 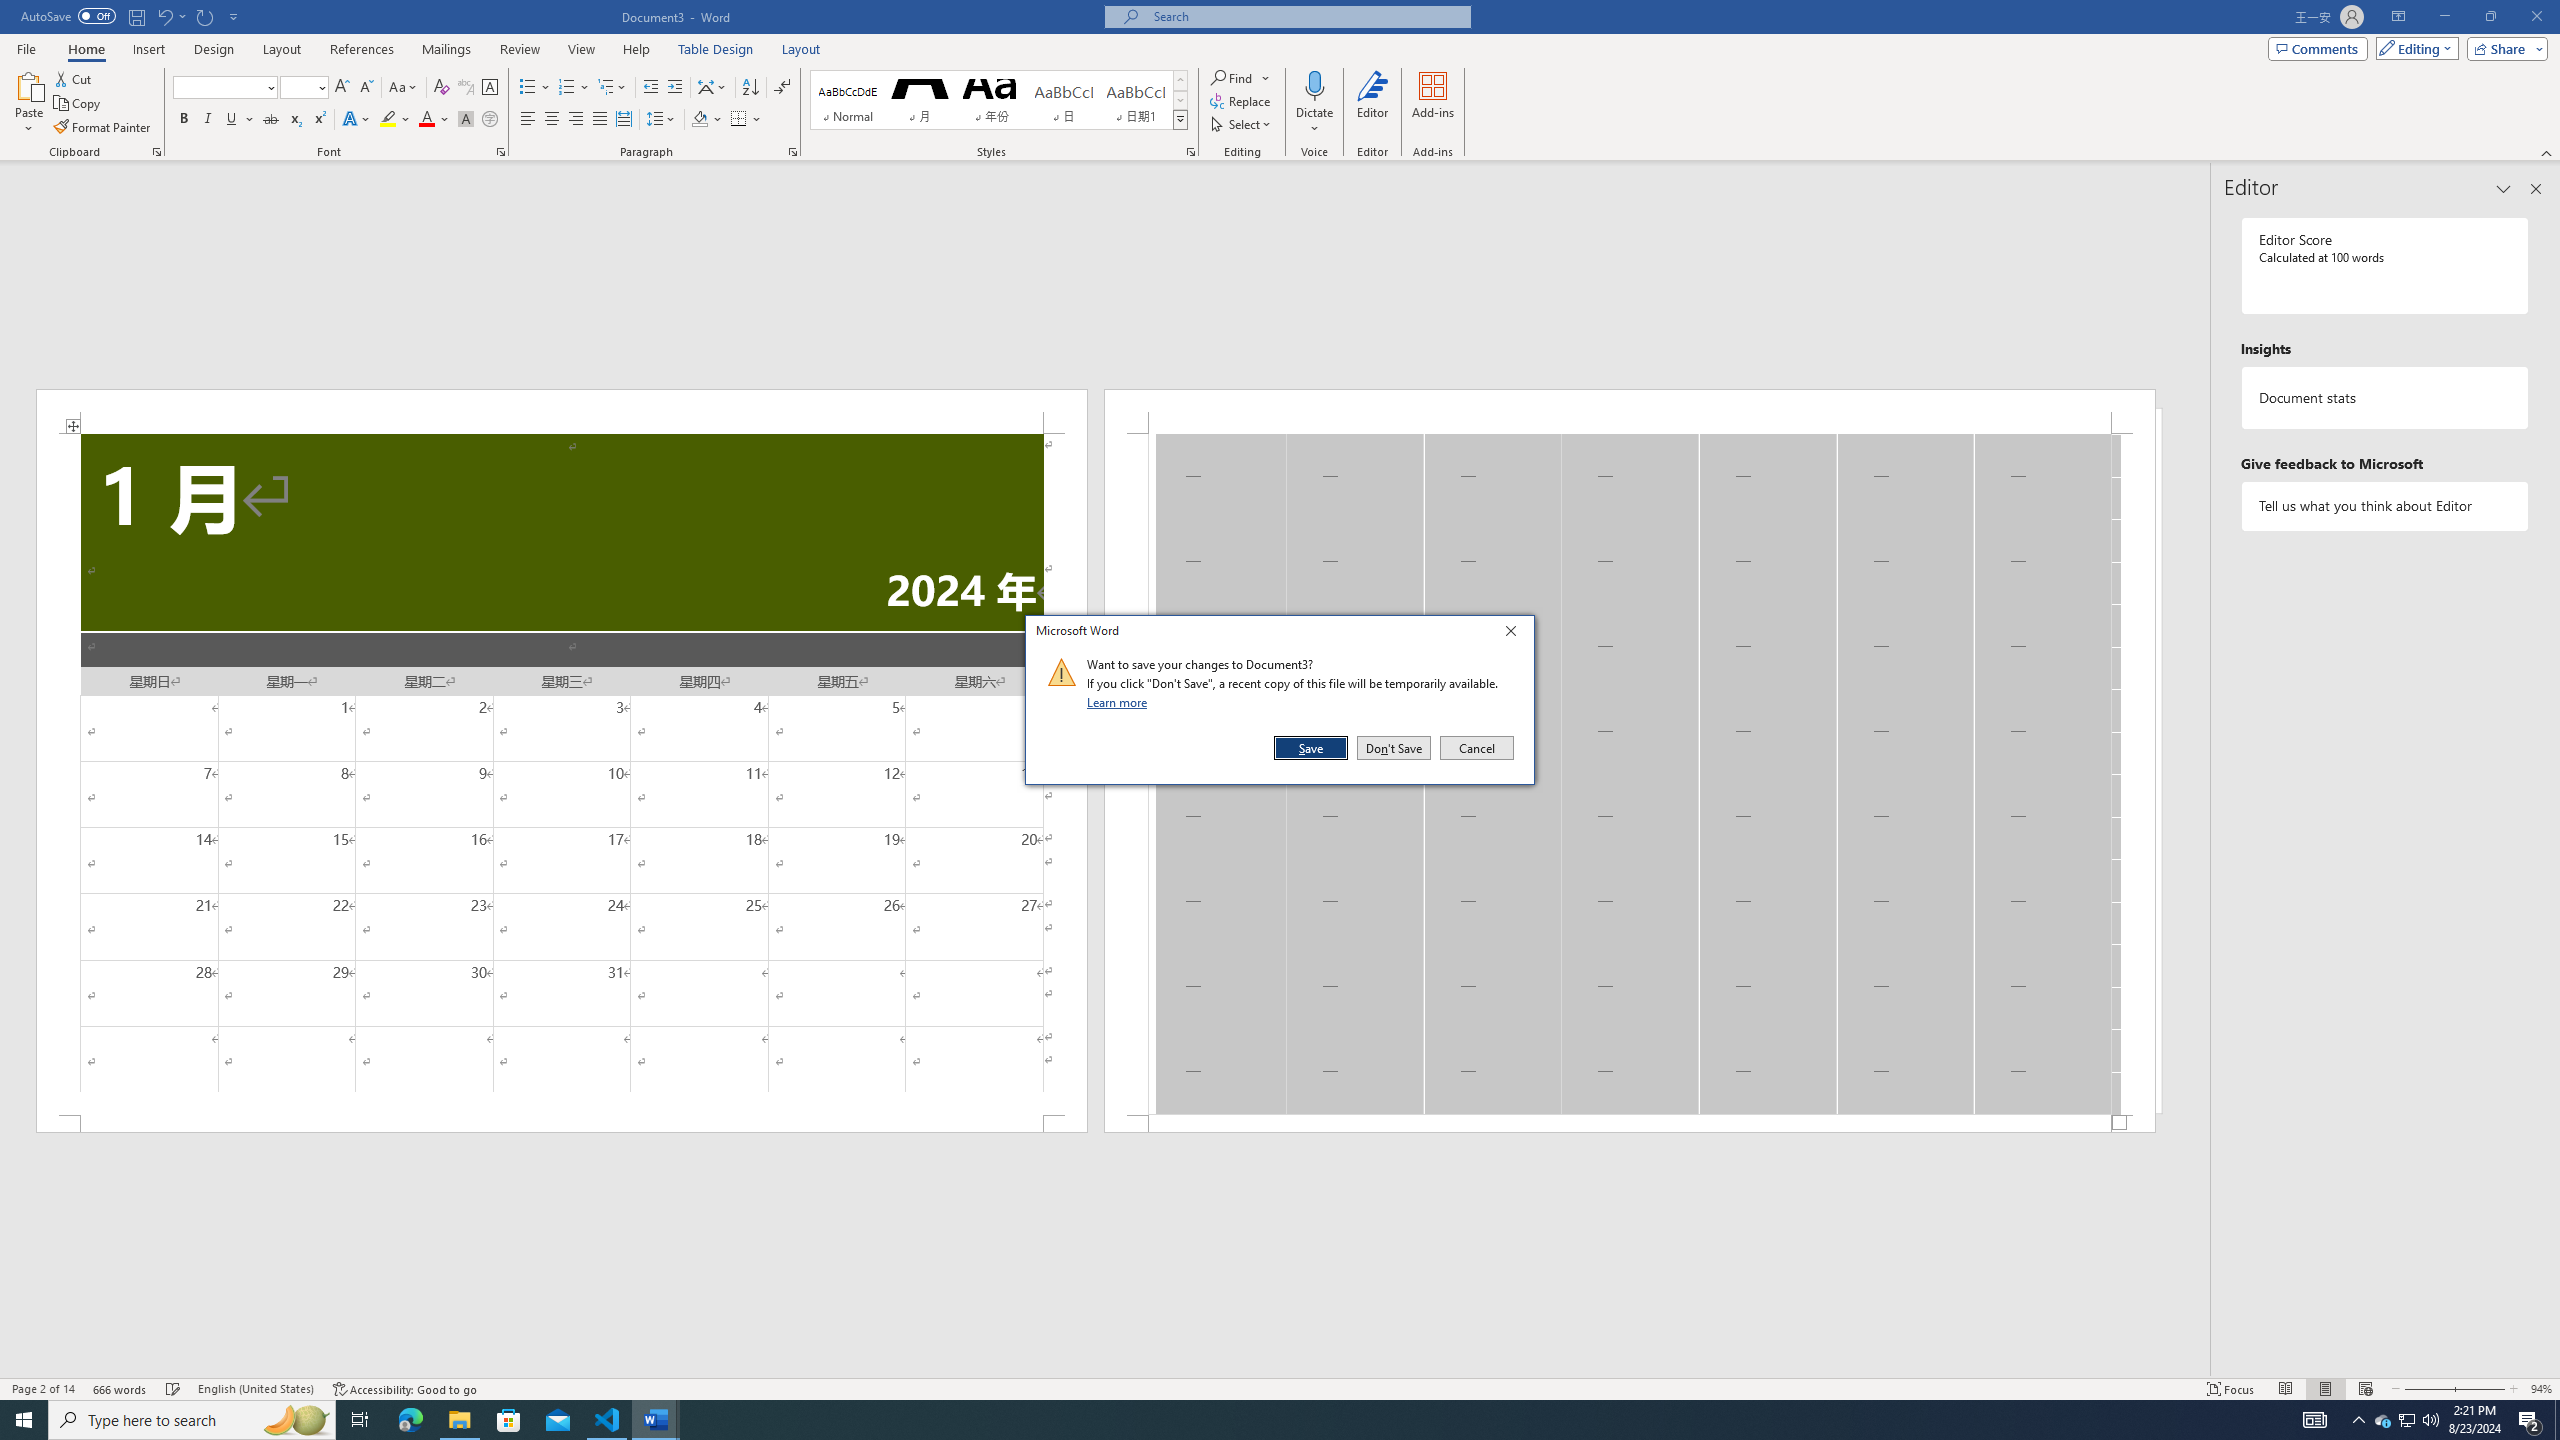 What do you see at coordinates (550, 118) in the screenshot?
I see `'Center'` at bounding box center [550, 118].